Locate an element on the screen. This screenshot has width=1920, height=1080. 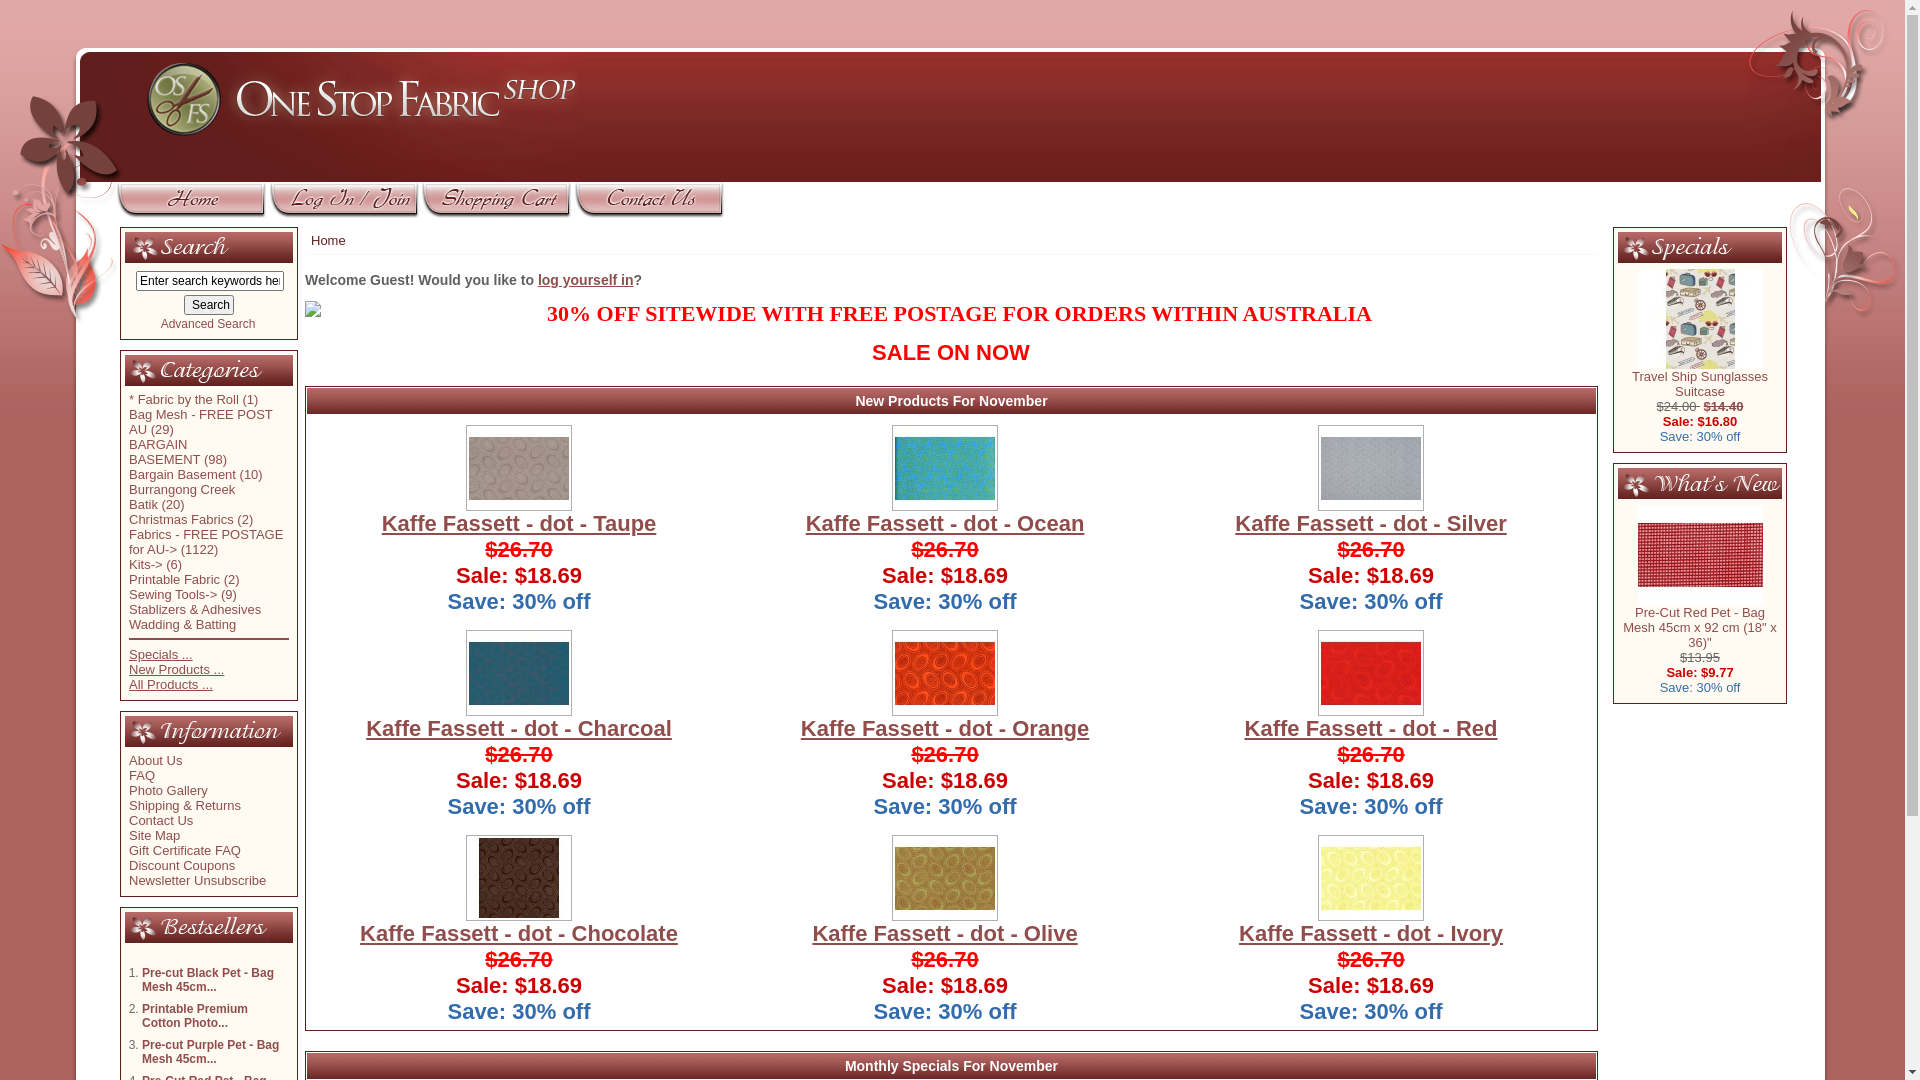
'BARGAIN BASEMENT' is located at coordinates (128, 451).